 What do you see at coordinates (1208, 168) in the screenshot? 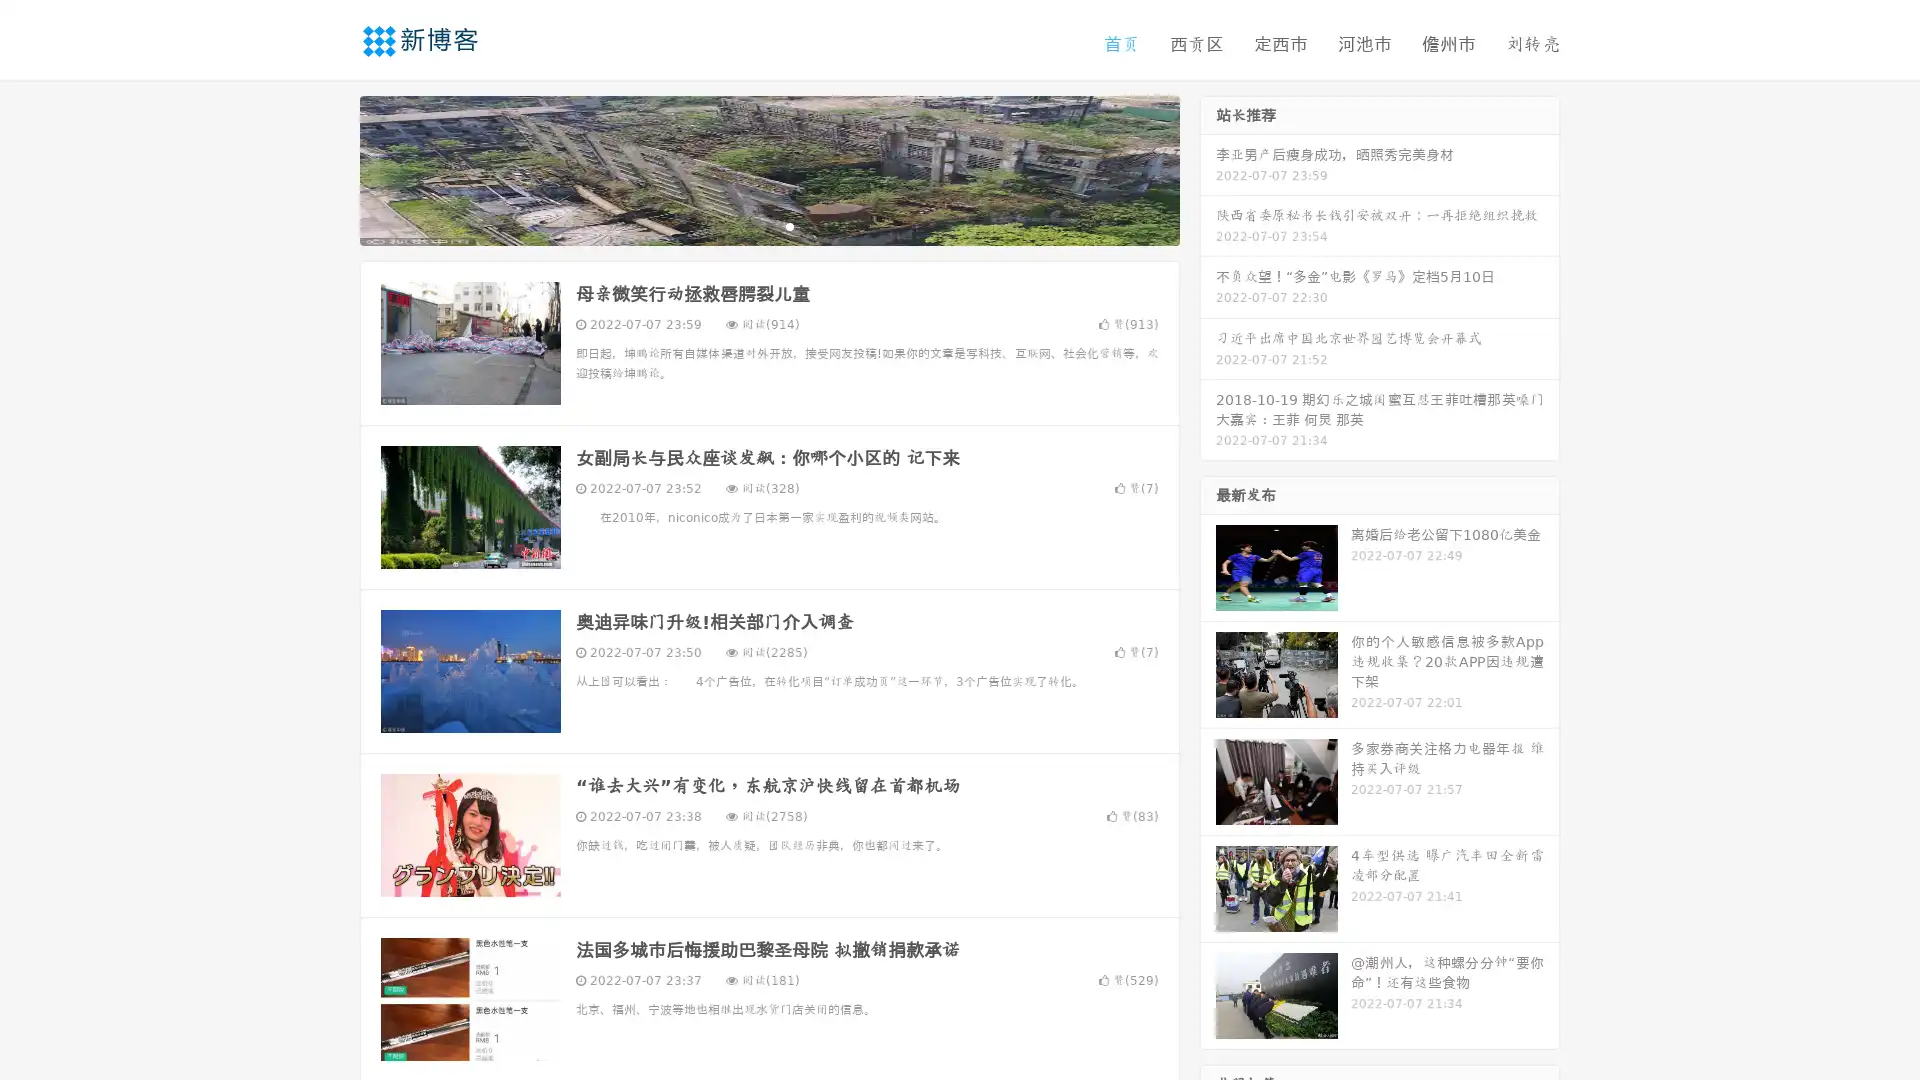
I see `Next slide` at bounding box center [1208, 168].